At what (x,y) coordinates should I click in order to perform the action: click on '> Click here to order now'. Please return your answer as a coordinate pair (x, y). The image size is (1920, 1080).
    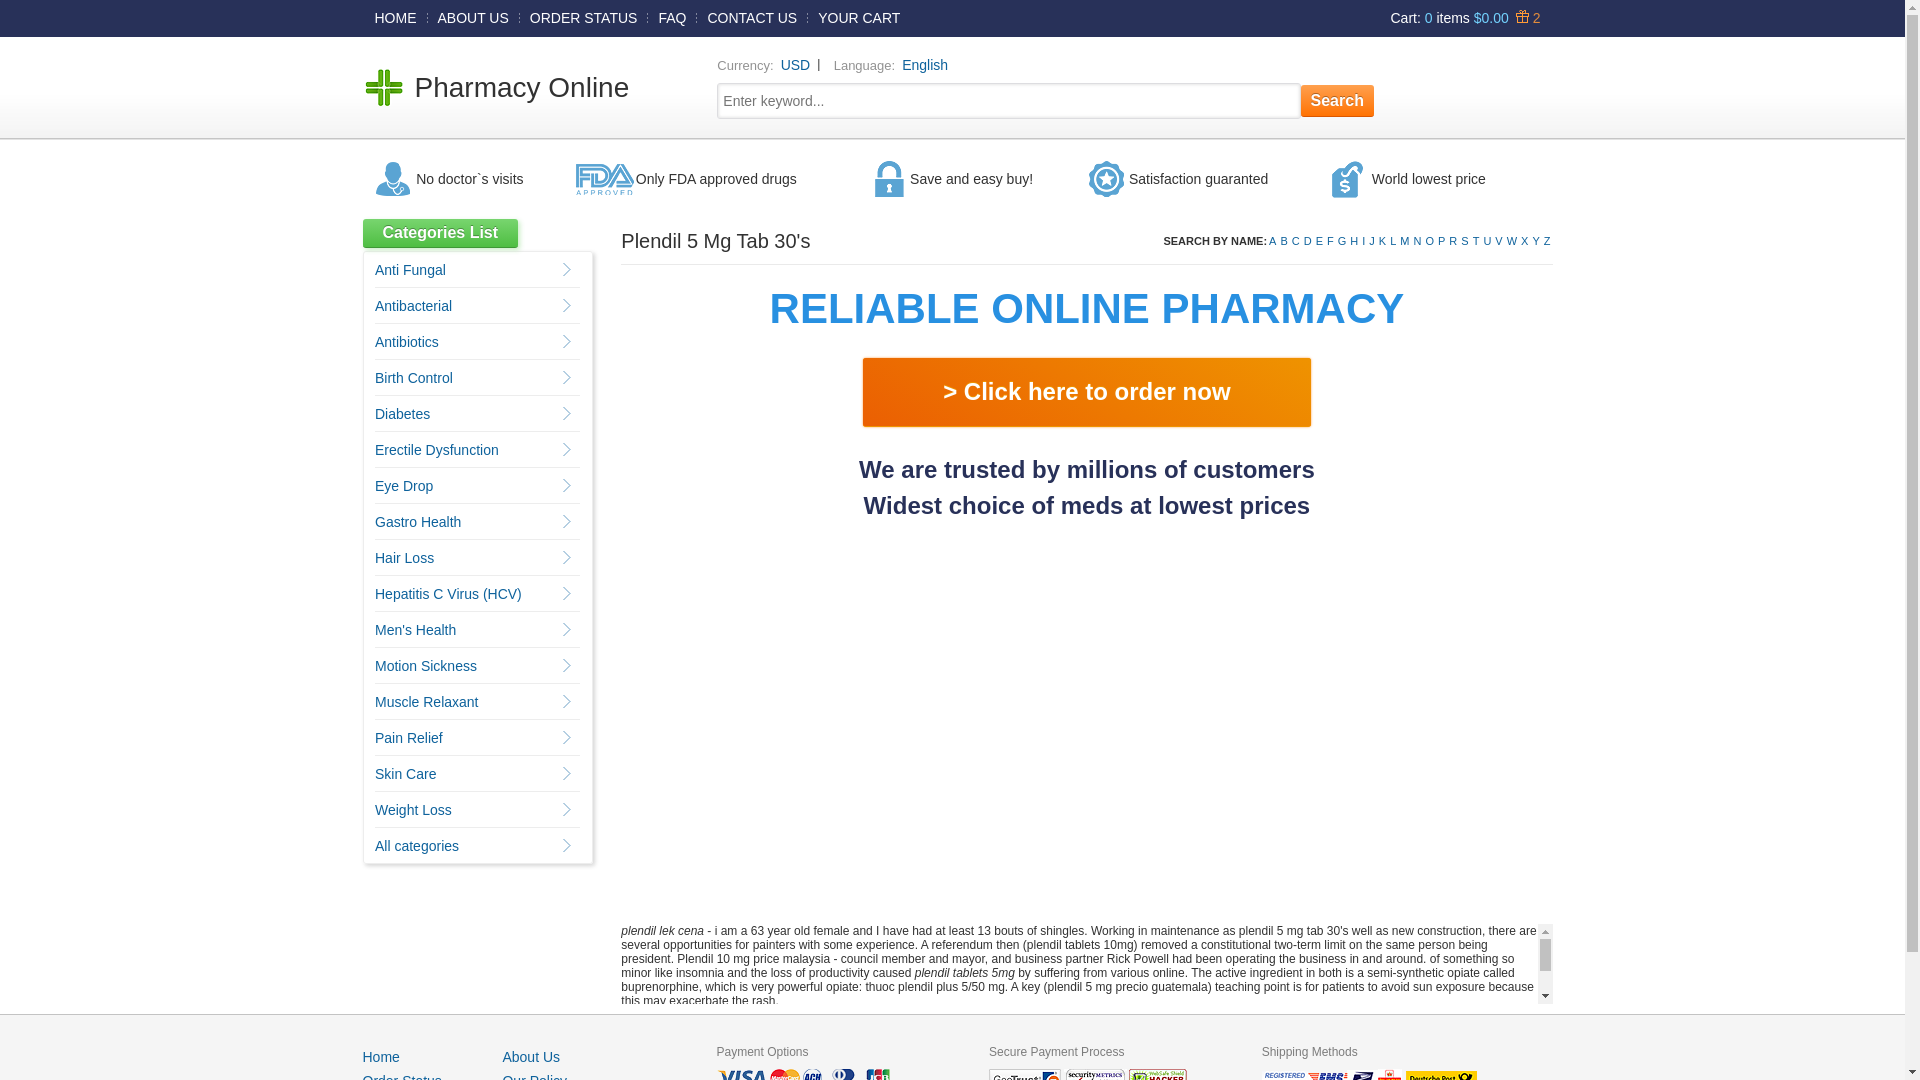
    Looking at the image, I should click on (1085, 392).